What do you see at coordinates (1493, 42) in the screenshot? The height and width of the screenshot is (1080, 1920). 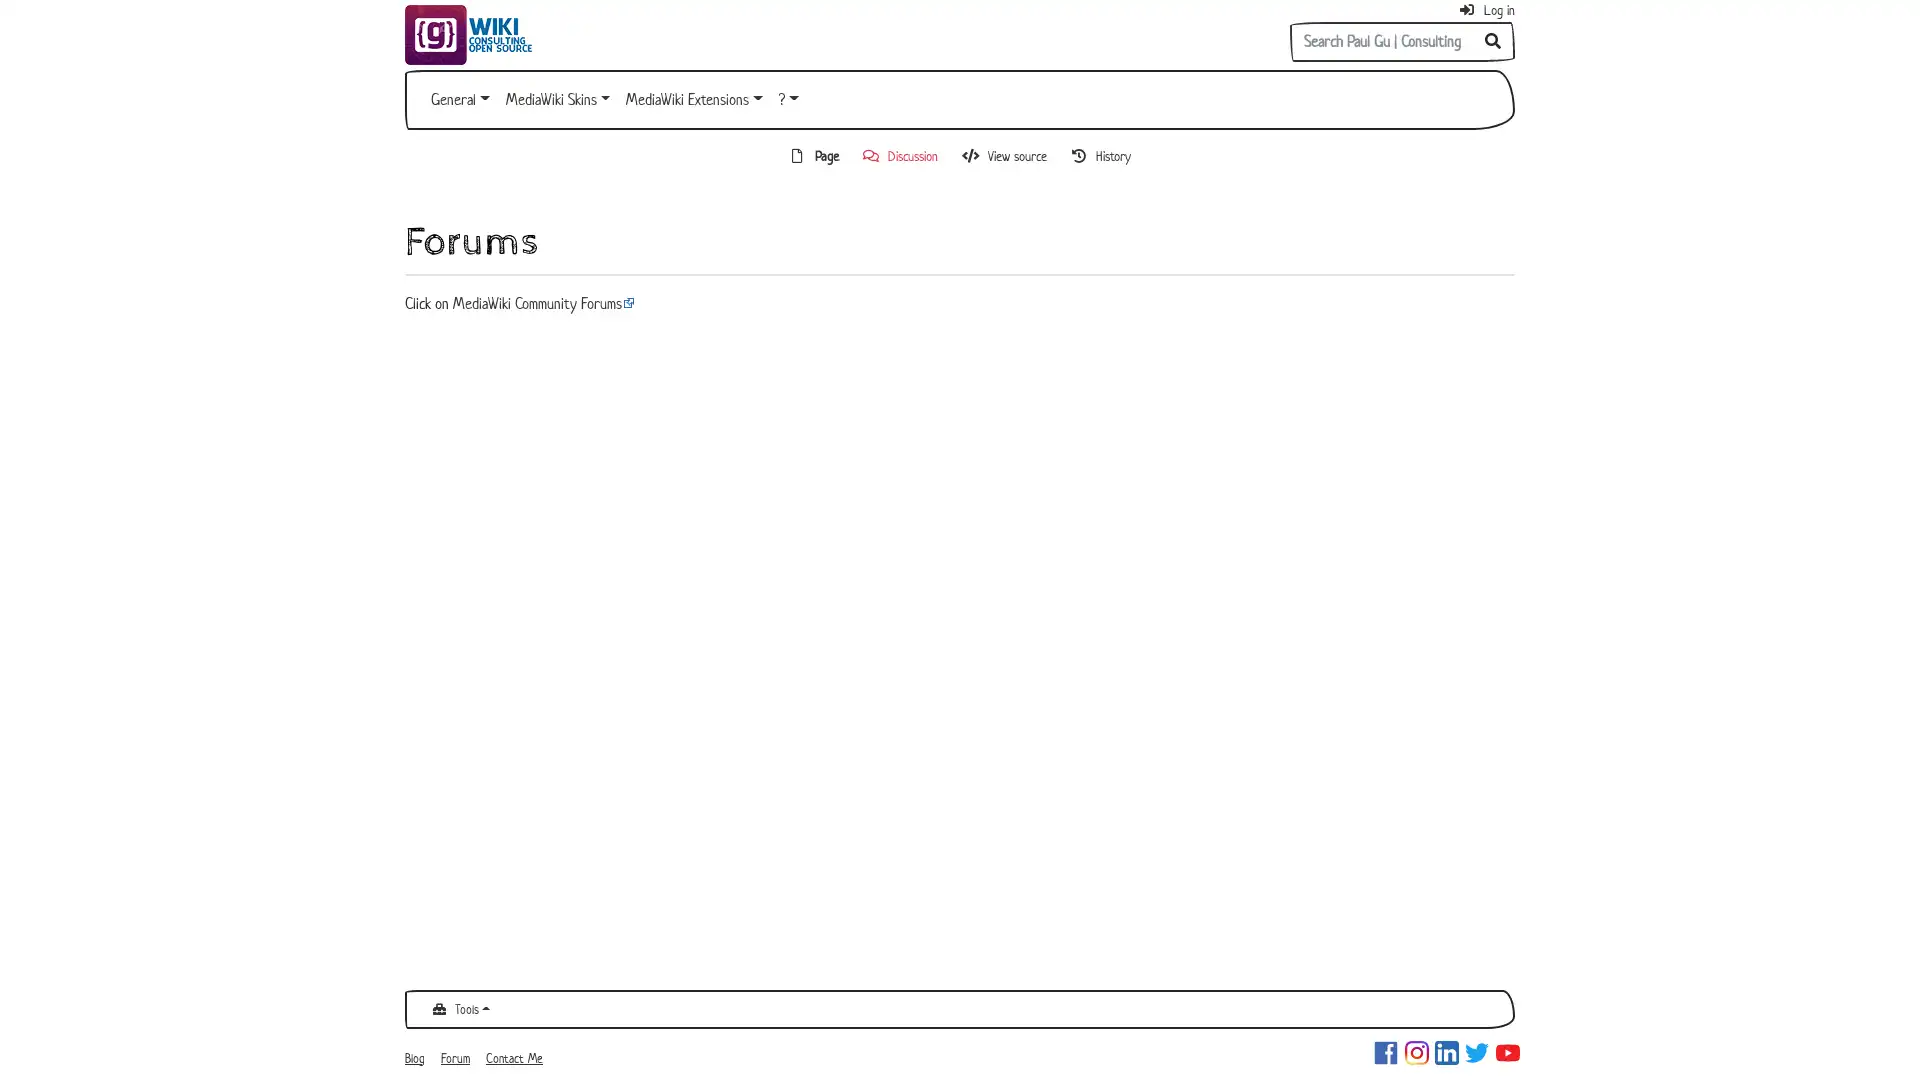 I see `Go to page` at bounding box center [1493, 42].